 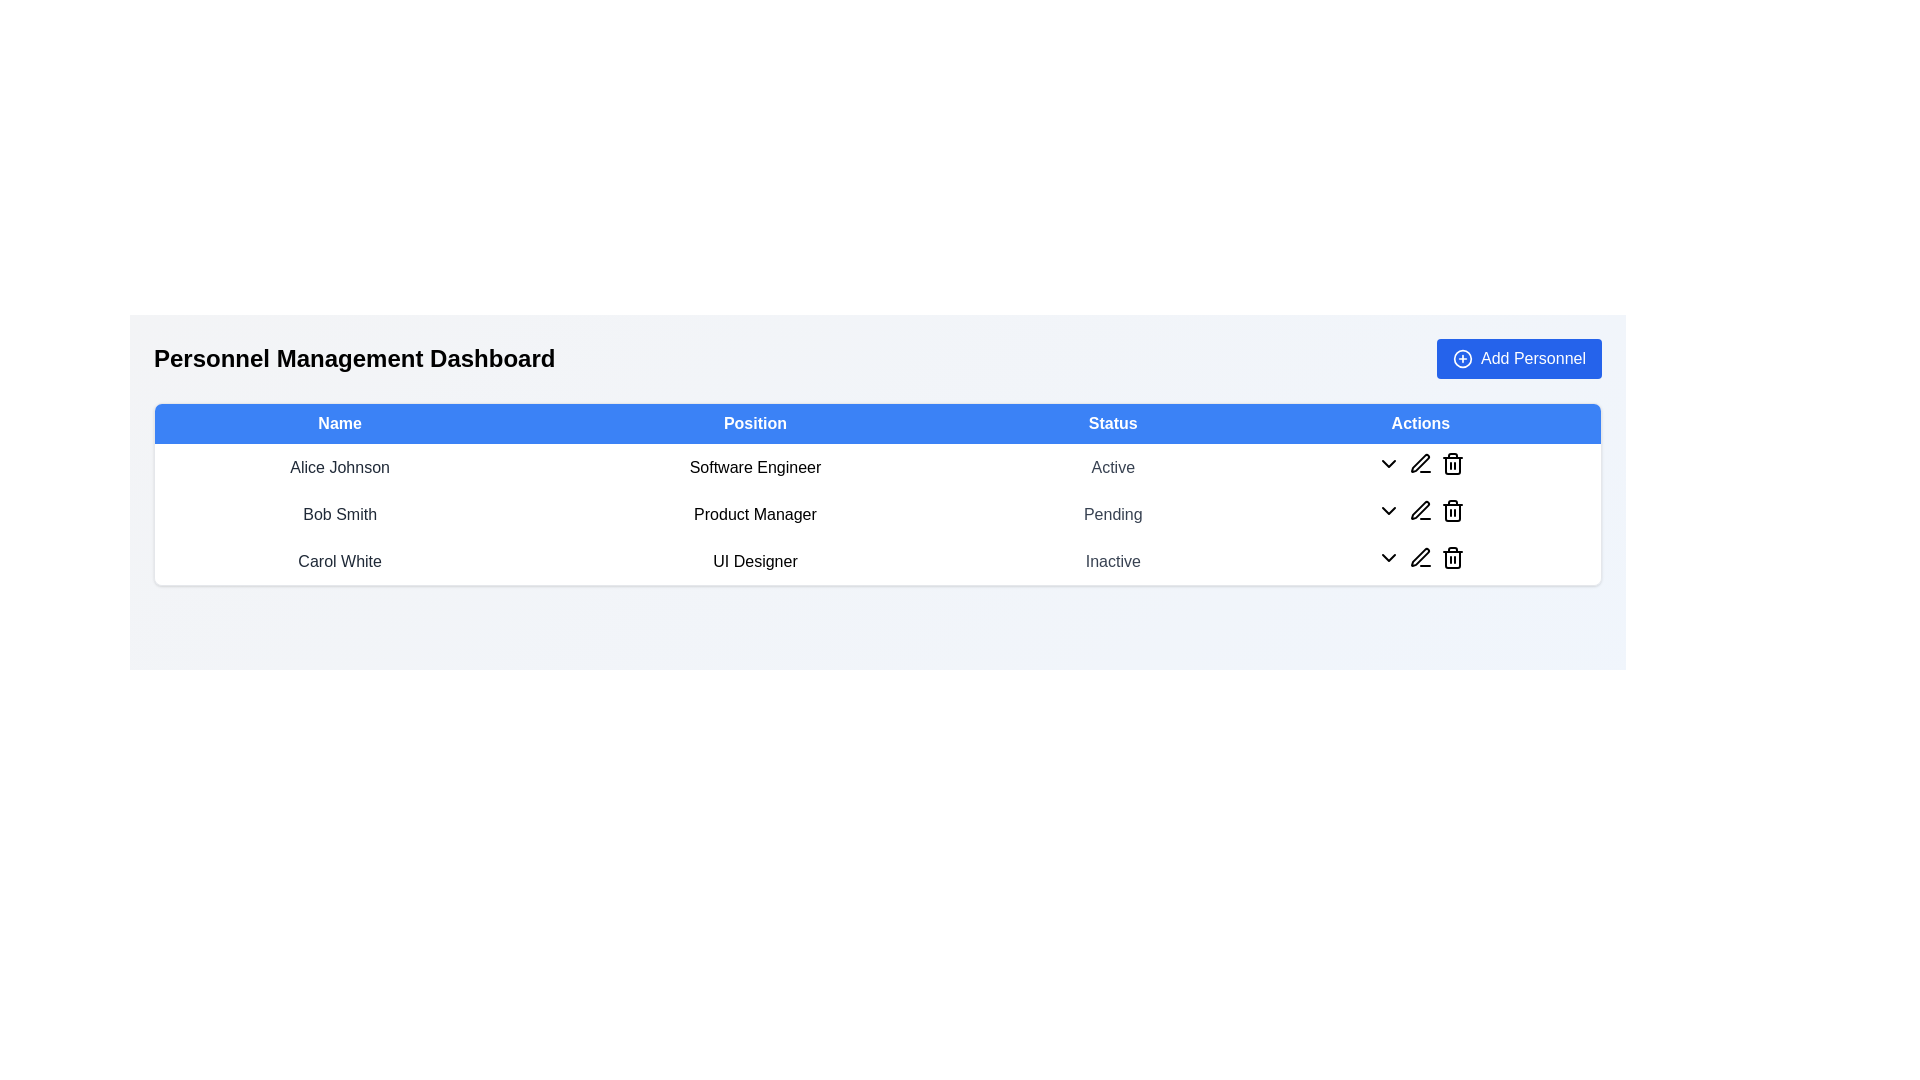 I want to click on the graphical icon representing the edit action in the SVG component located in the 'Actions' column of the last row associated with 'Carol White' in the personnel management table, so click(x=1419, y=556).